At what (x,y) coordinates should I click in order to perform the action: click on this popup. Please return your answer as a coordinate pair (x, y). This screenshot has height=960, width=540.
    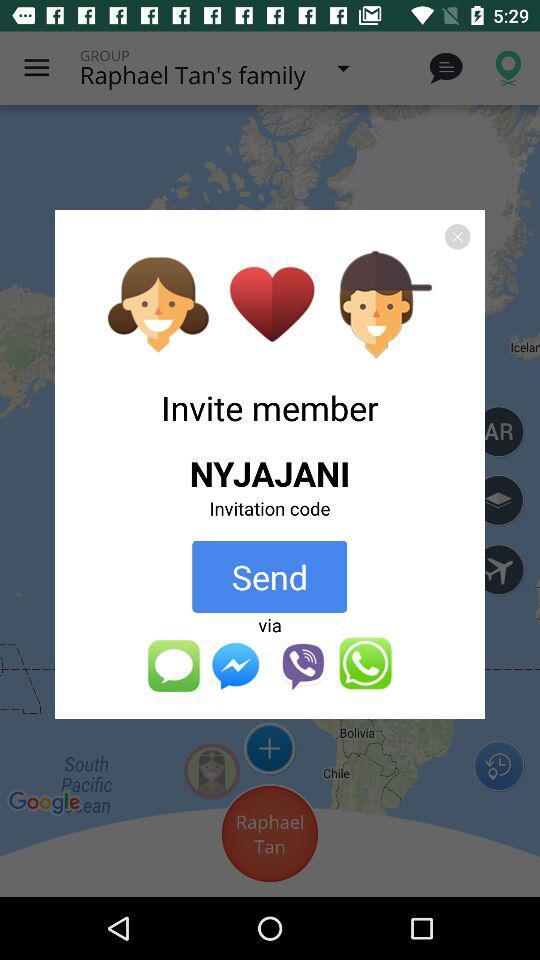
    Looking at the image, I should click on (457, 236).